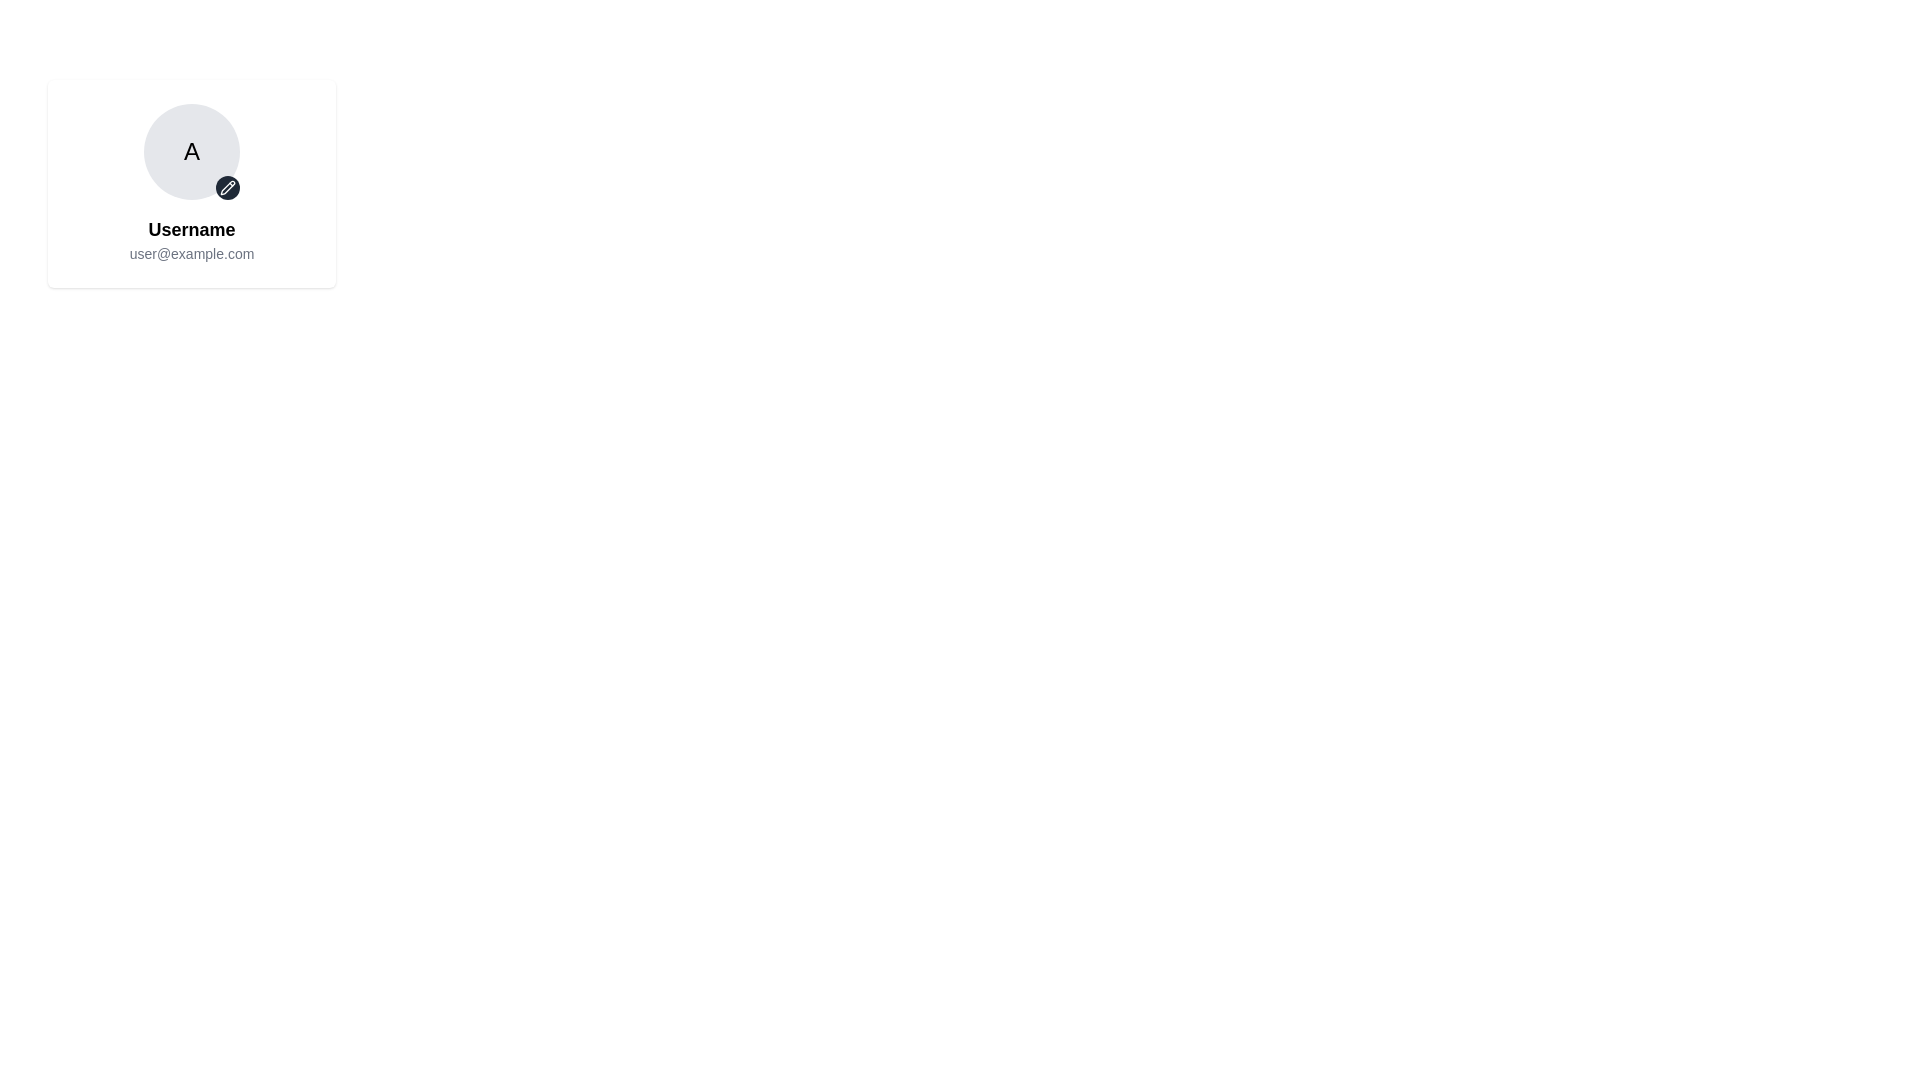 This screenshot has height=1080, width=1920. I want to click on the small pencil icon located inside the circular button at the bottom-right corner of the card to initiate editing options, so click(227, 188).